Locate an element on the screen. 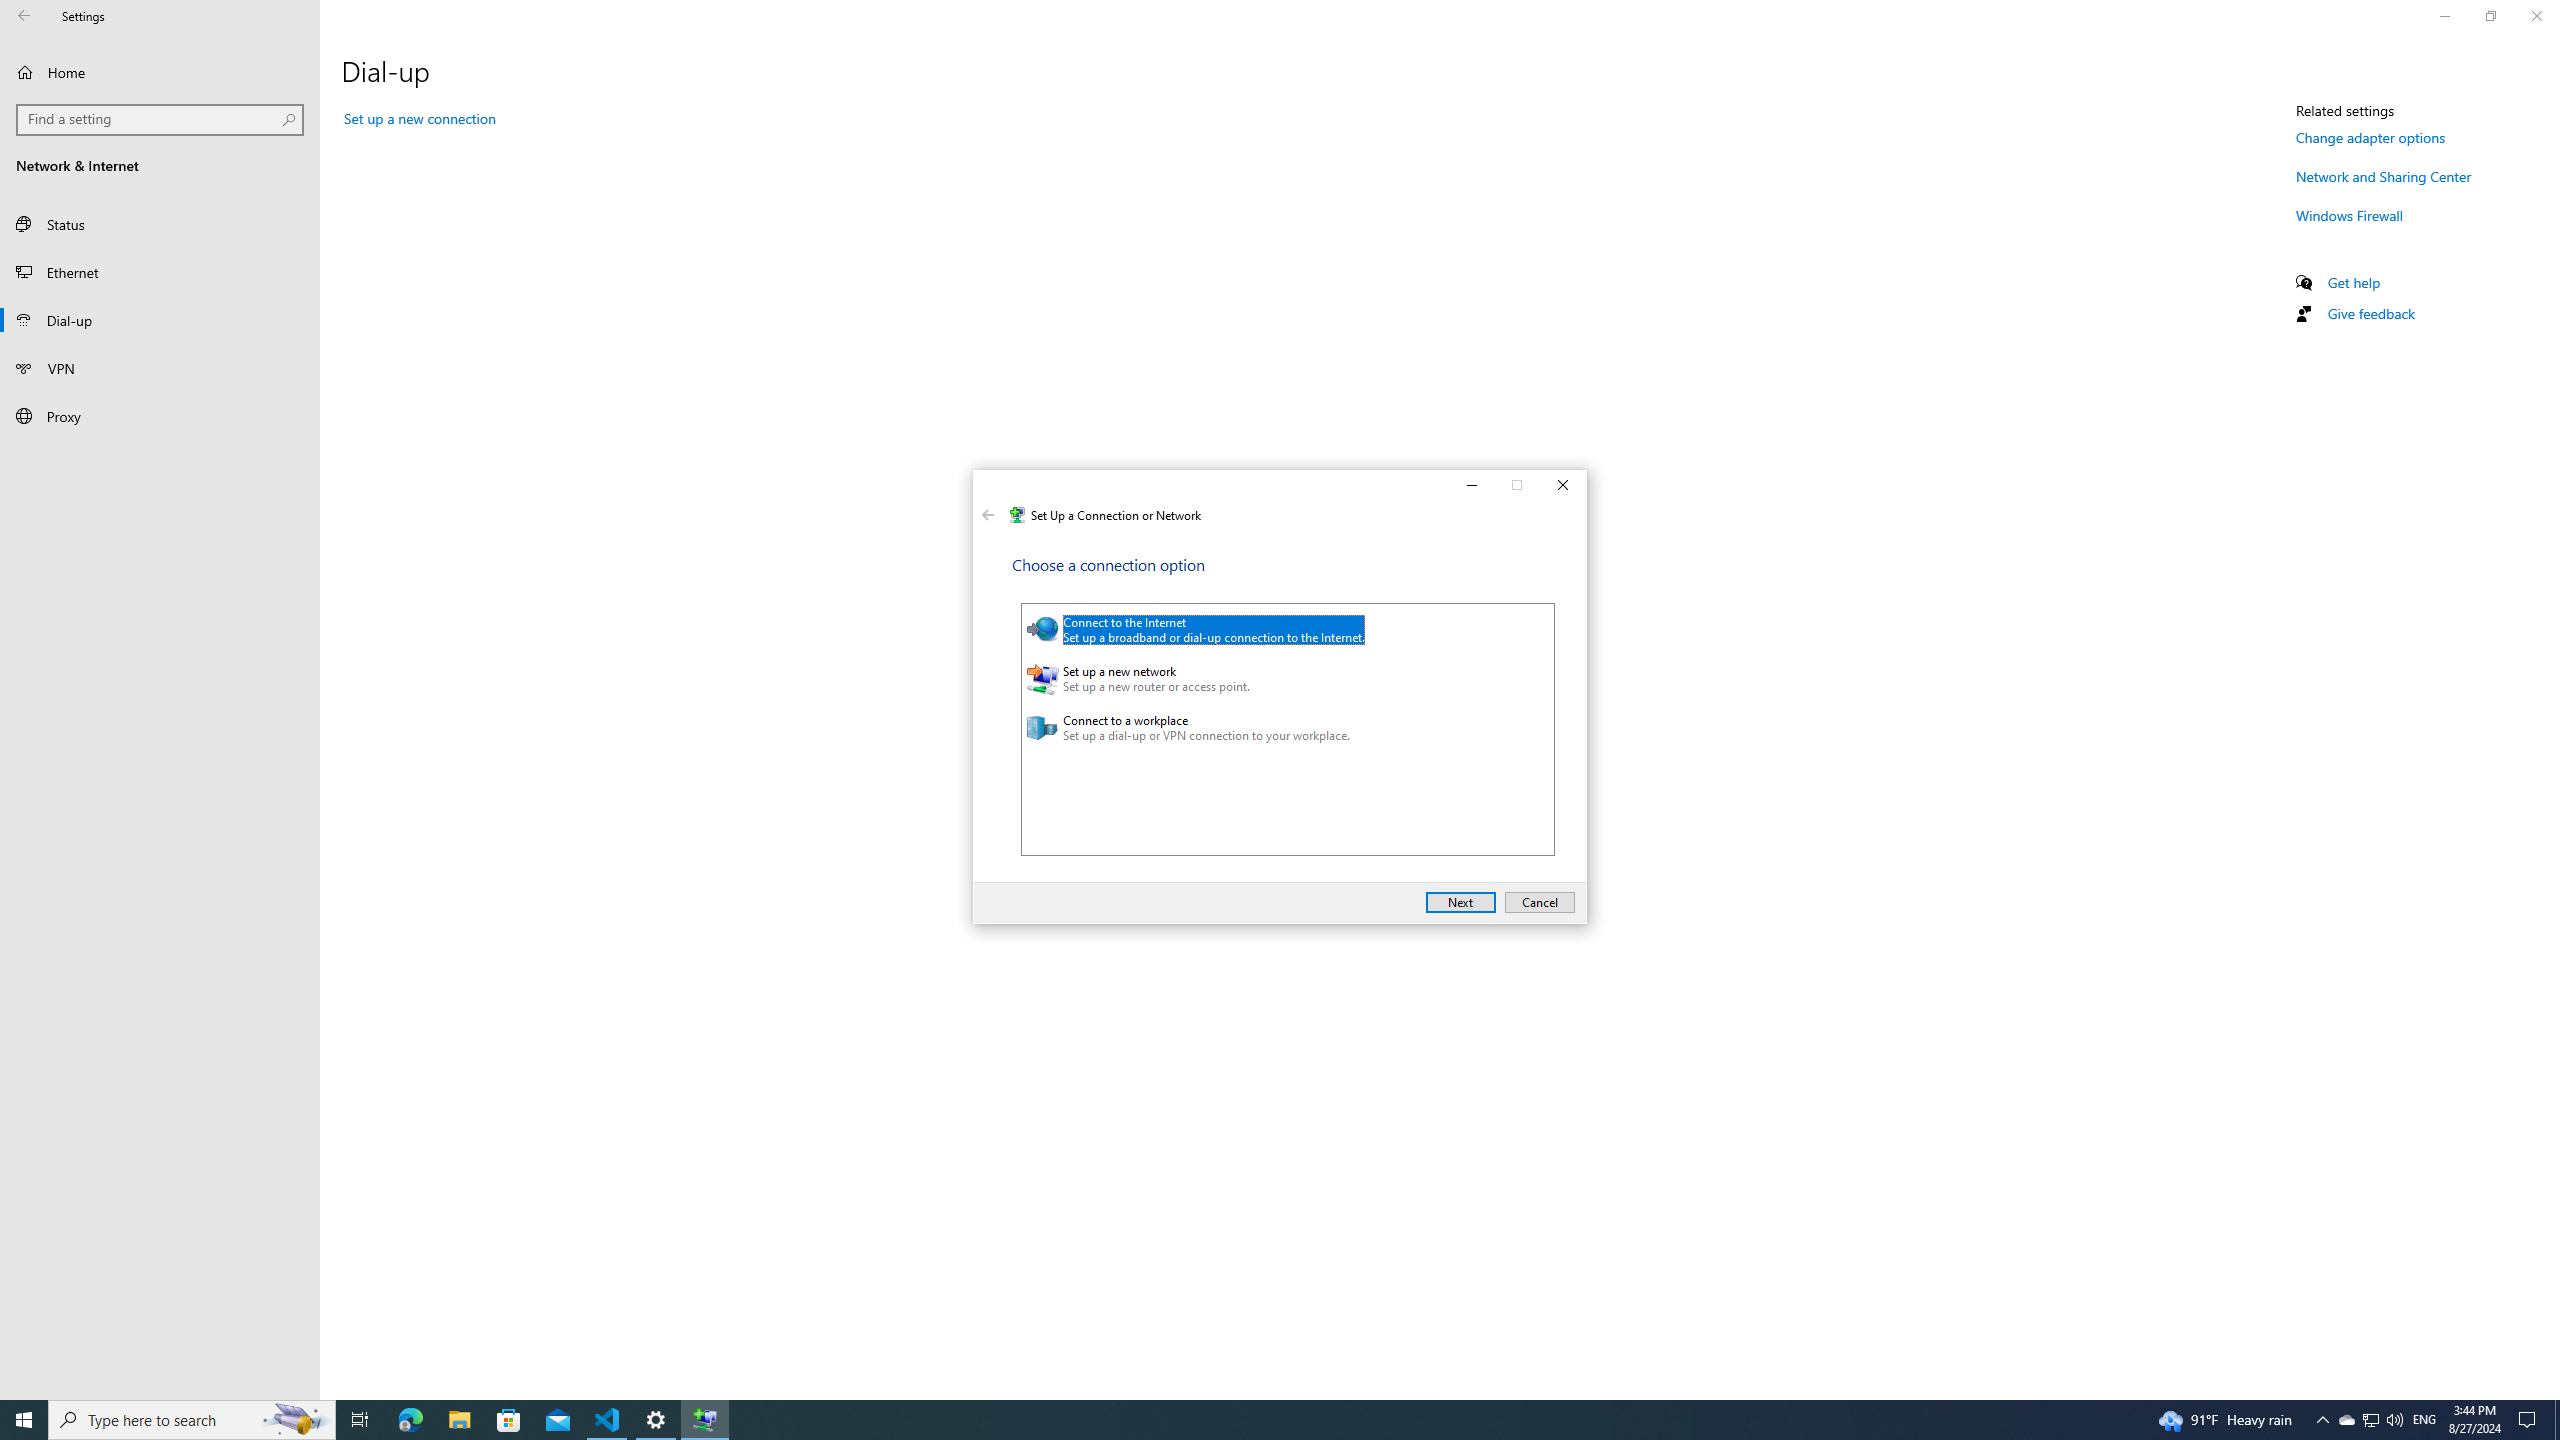  'Set up a new network' is located at coordinates (1277, 678).